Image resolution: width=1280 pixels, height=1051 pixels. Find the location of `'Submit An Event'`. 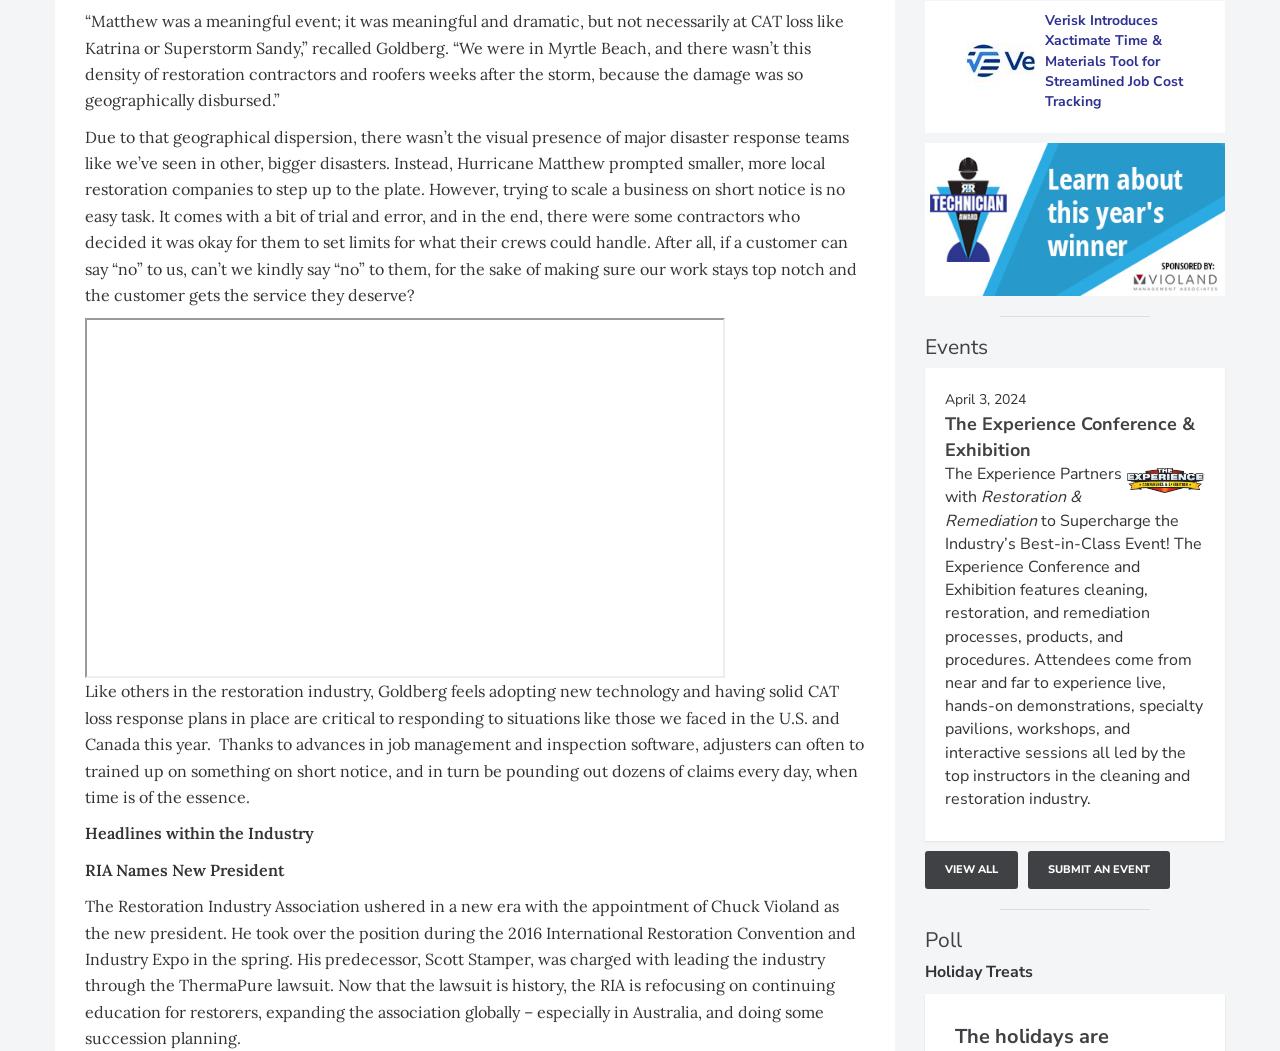

'Submit An Event' is located at coordinates (1098, 868).